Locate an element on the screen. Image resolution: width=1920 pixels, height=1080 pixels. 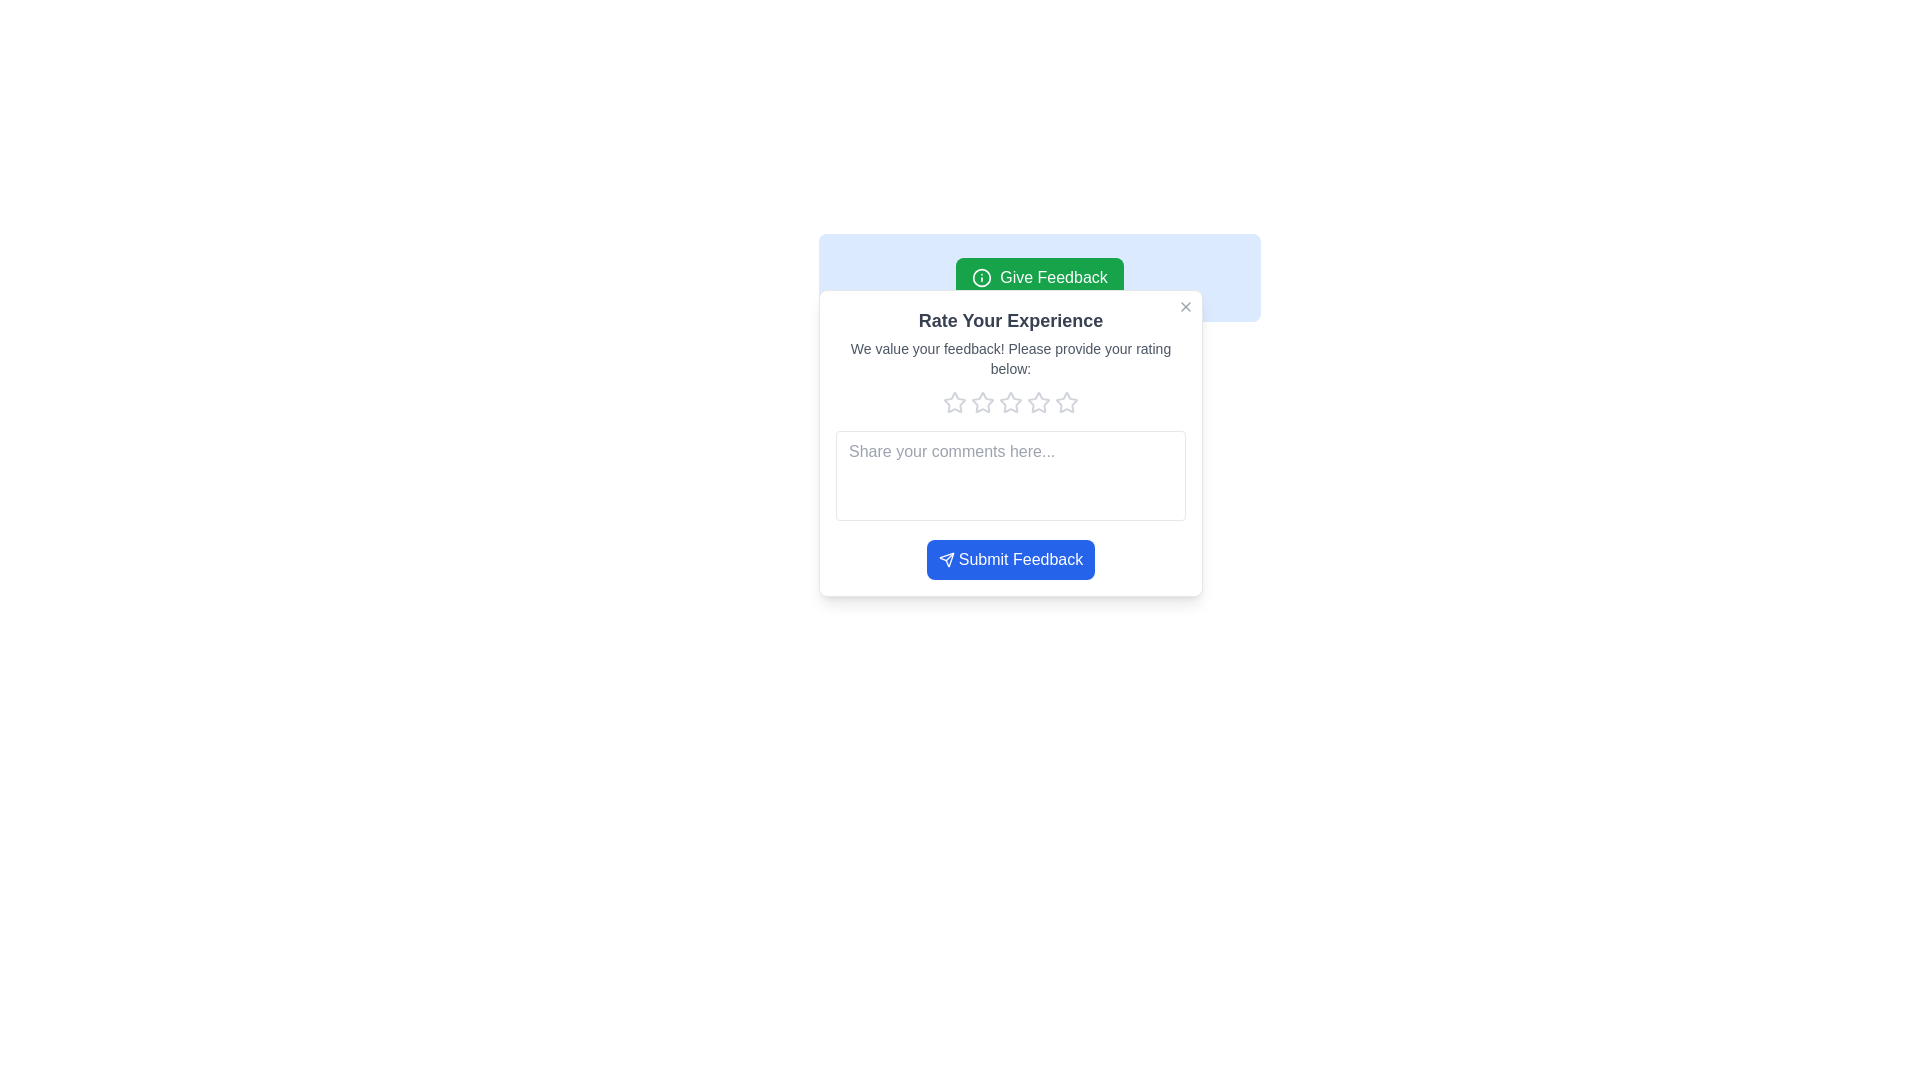
the third gray star icon in the 'Rate Your Experience' popup to visualize a potential selection is located at coordinates (1038, 402).